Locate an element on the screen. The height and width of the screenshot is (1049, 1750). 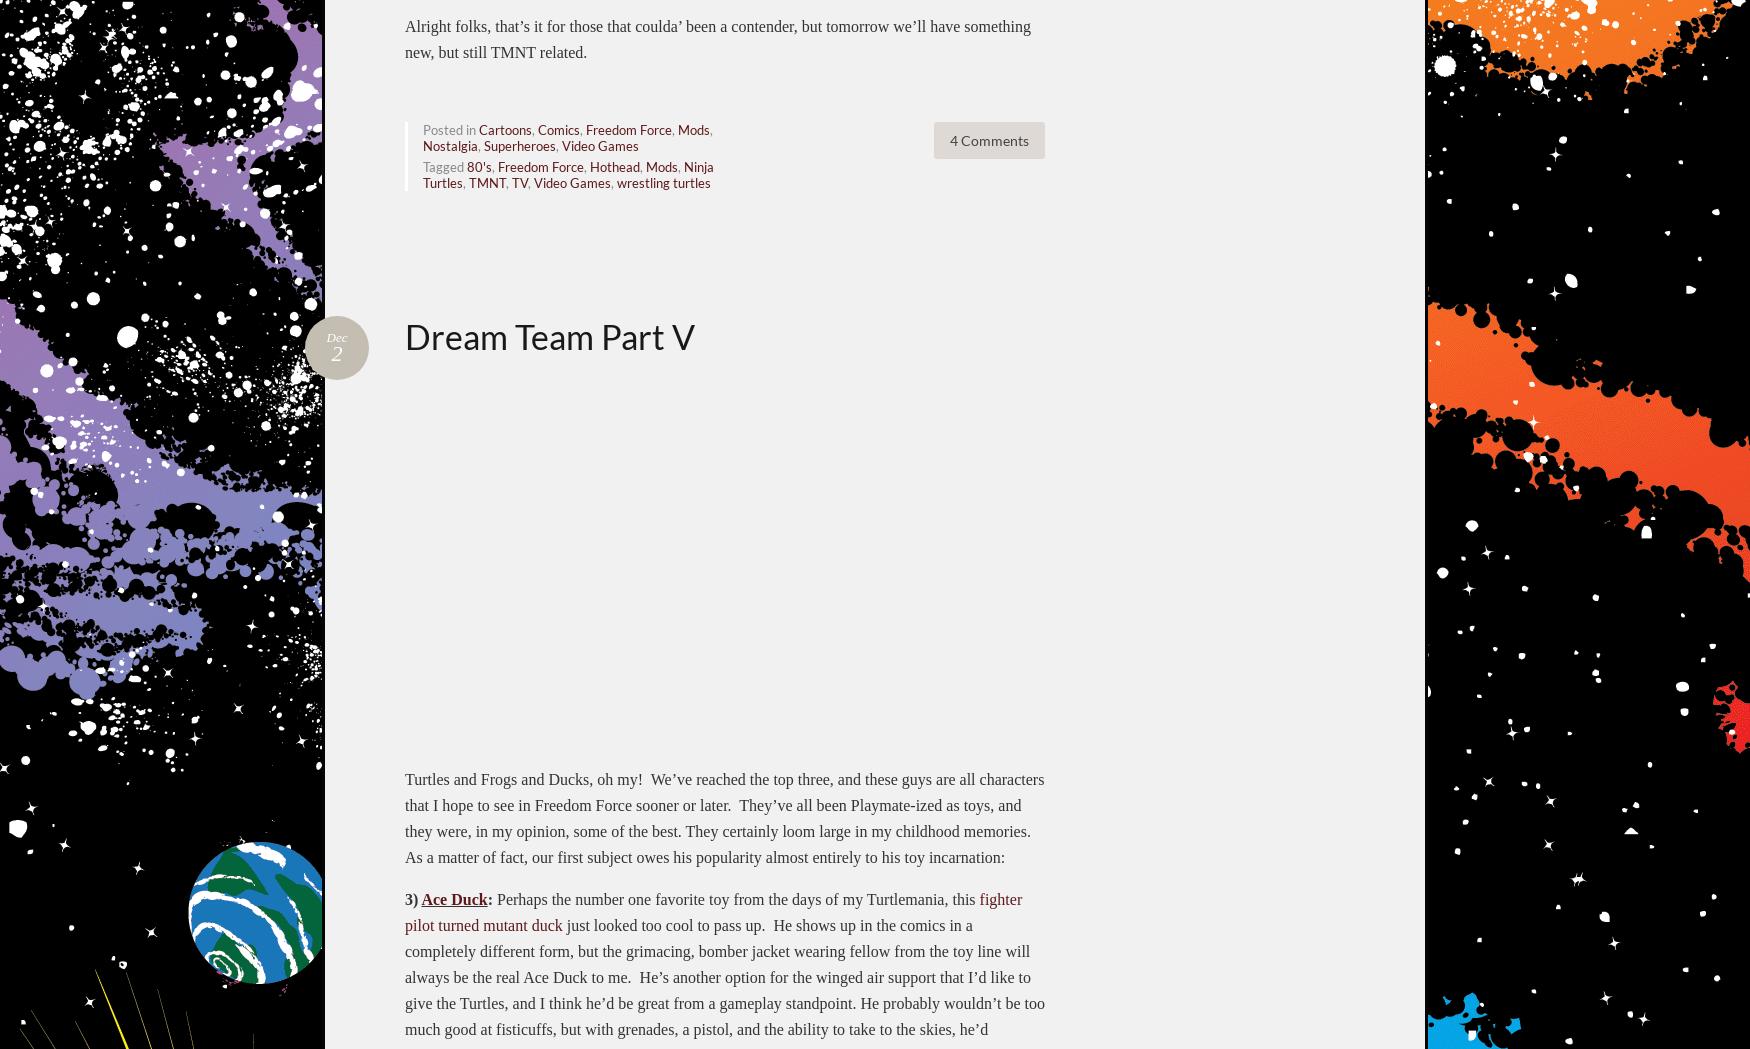
'Posted in' is located at coordinates (450, 129).